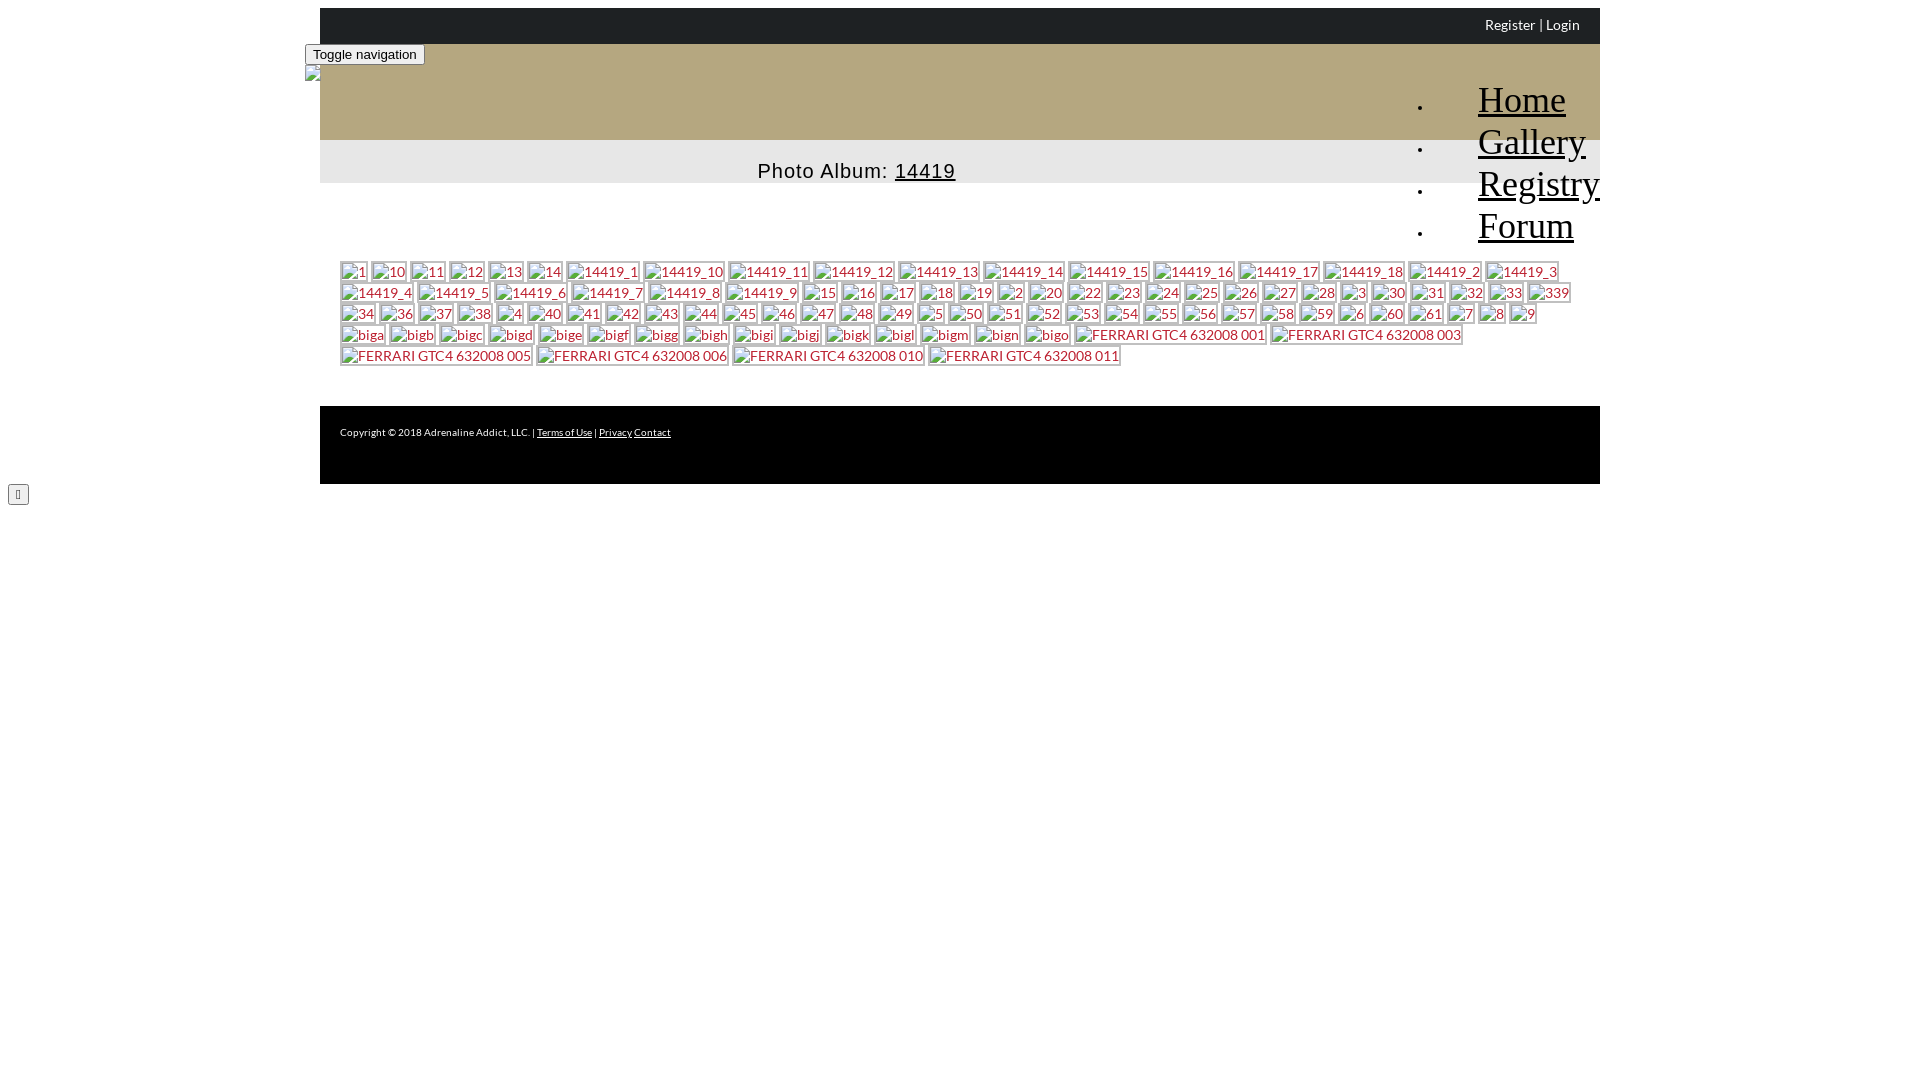 Image resolution: width=1920 pixels, height=1080 pixels. What do you see at coordinates (474, 313) in the screenshot?
I see `'38 (click to enlarge)'` at bounding box center [474, 313].